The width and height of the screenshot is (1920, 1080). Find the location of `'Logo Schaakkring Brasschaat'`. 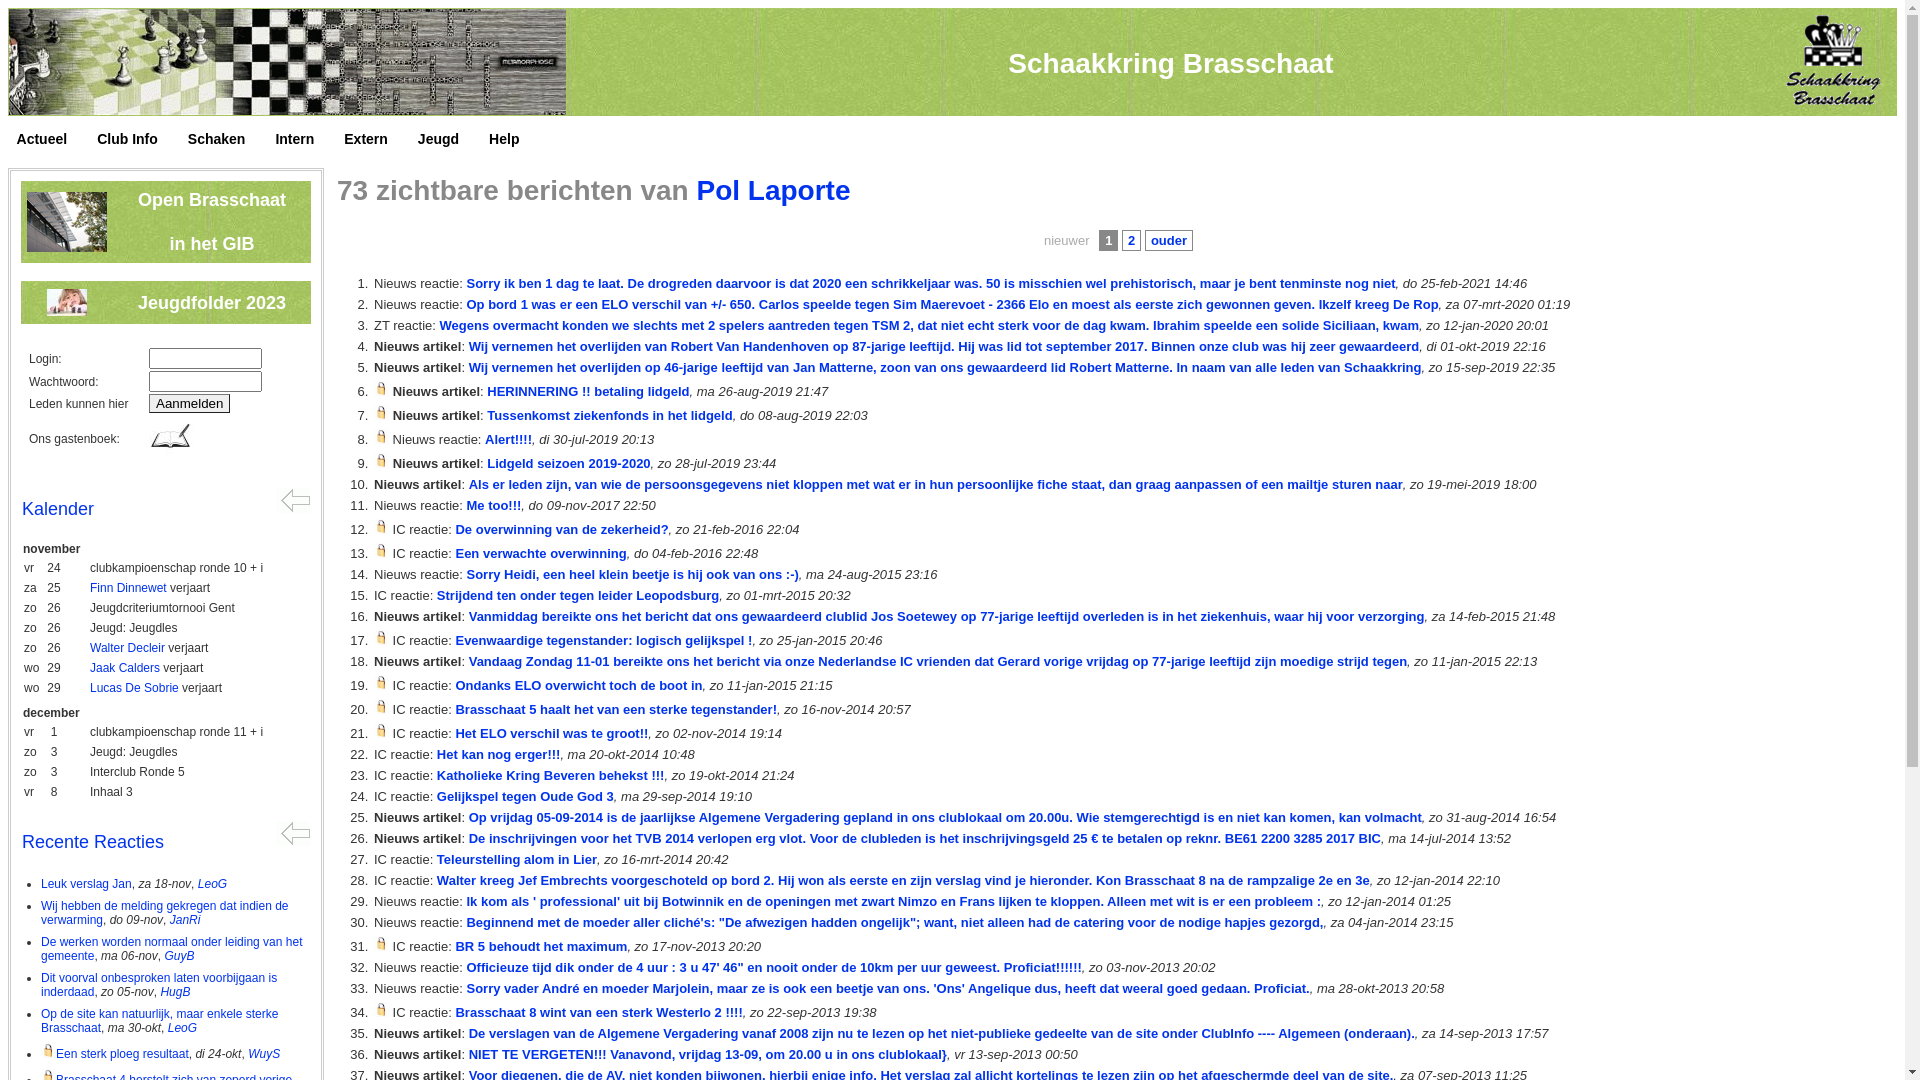

'Logo Schaakkring Brasschaat' is located at coordinates (1830, 60).